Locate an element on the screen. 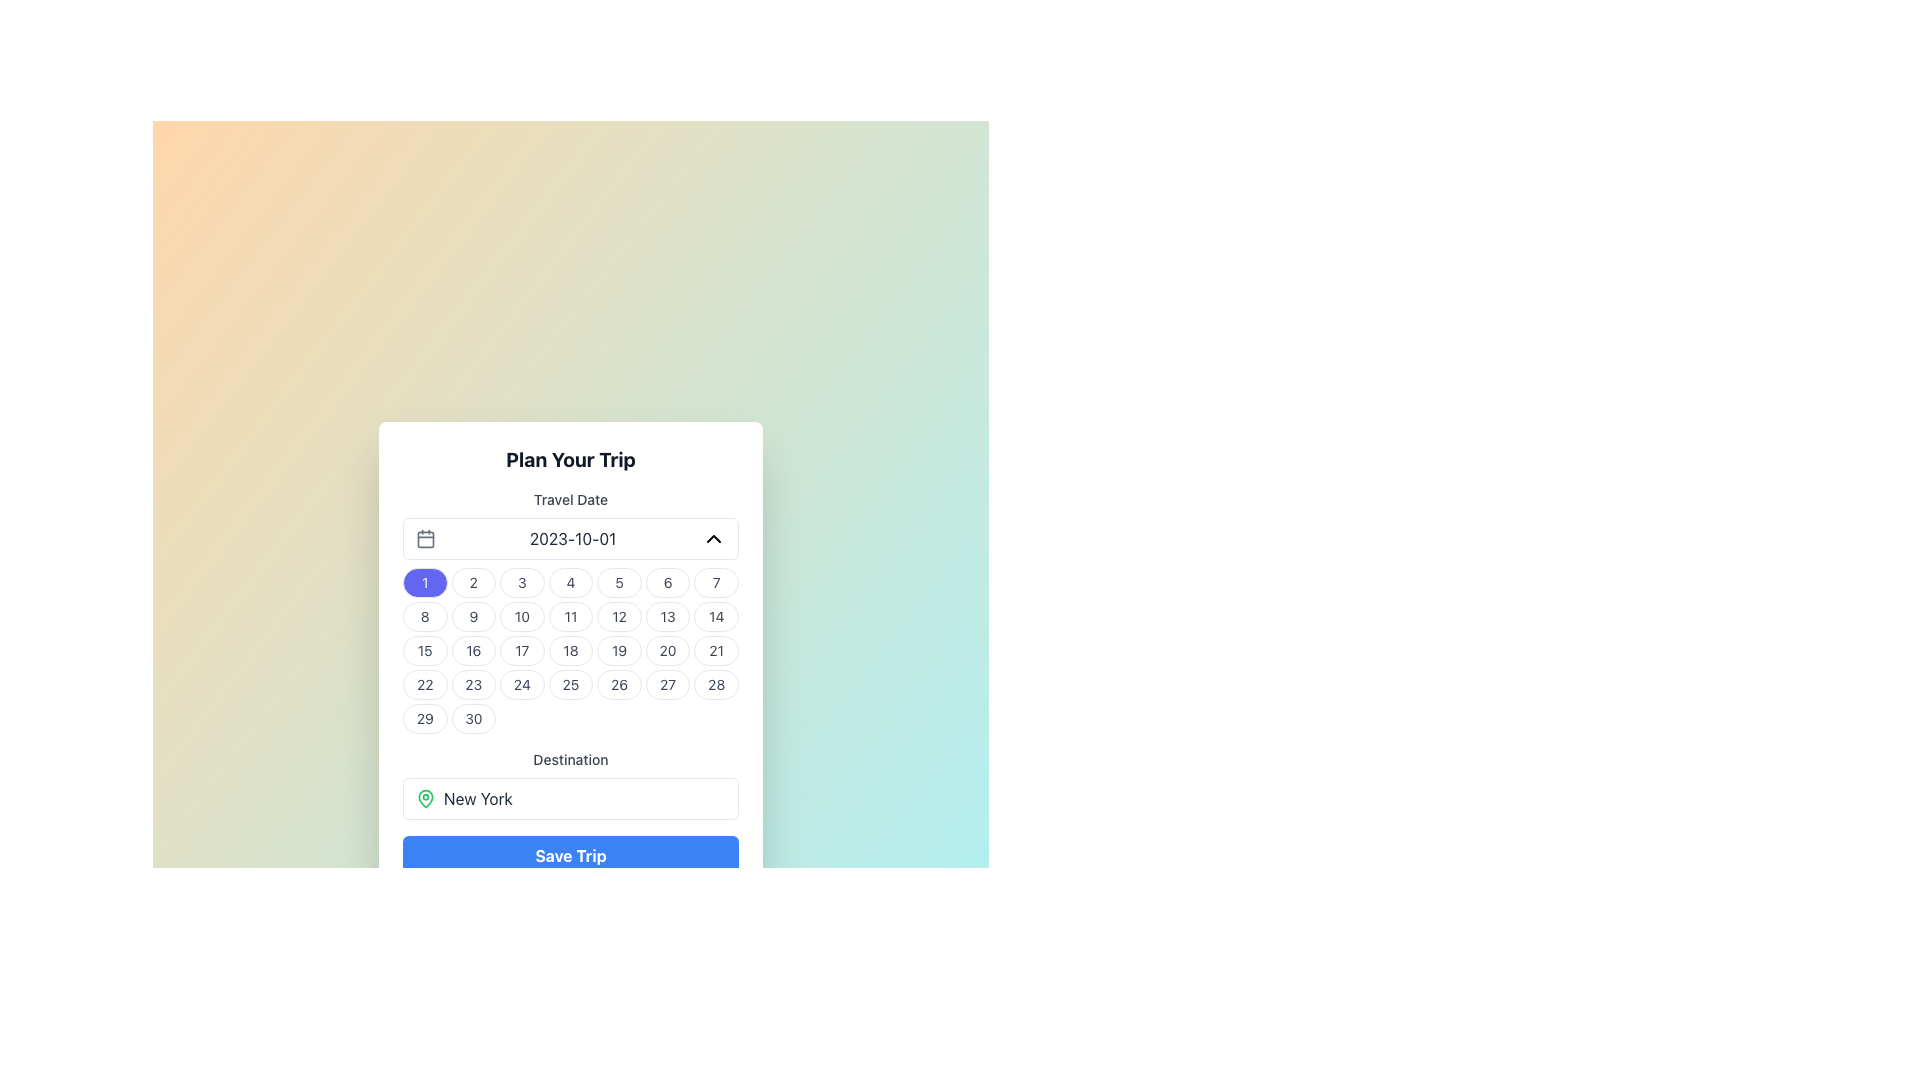  the 17th day button in the calendar date picker is located at coordinates (522, 651).